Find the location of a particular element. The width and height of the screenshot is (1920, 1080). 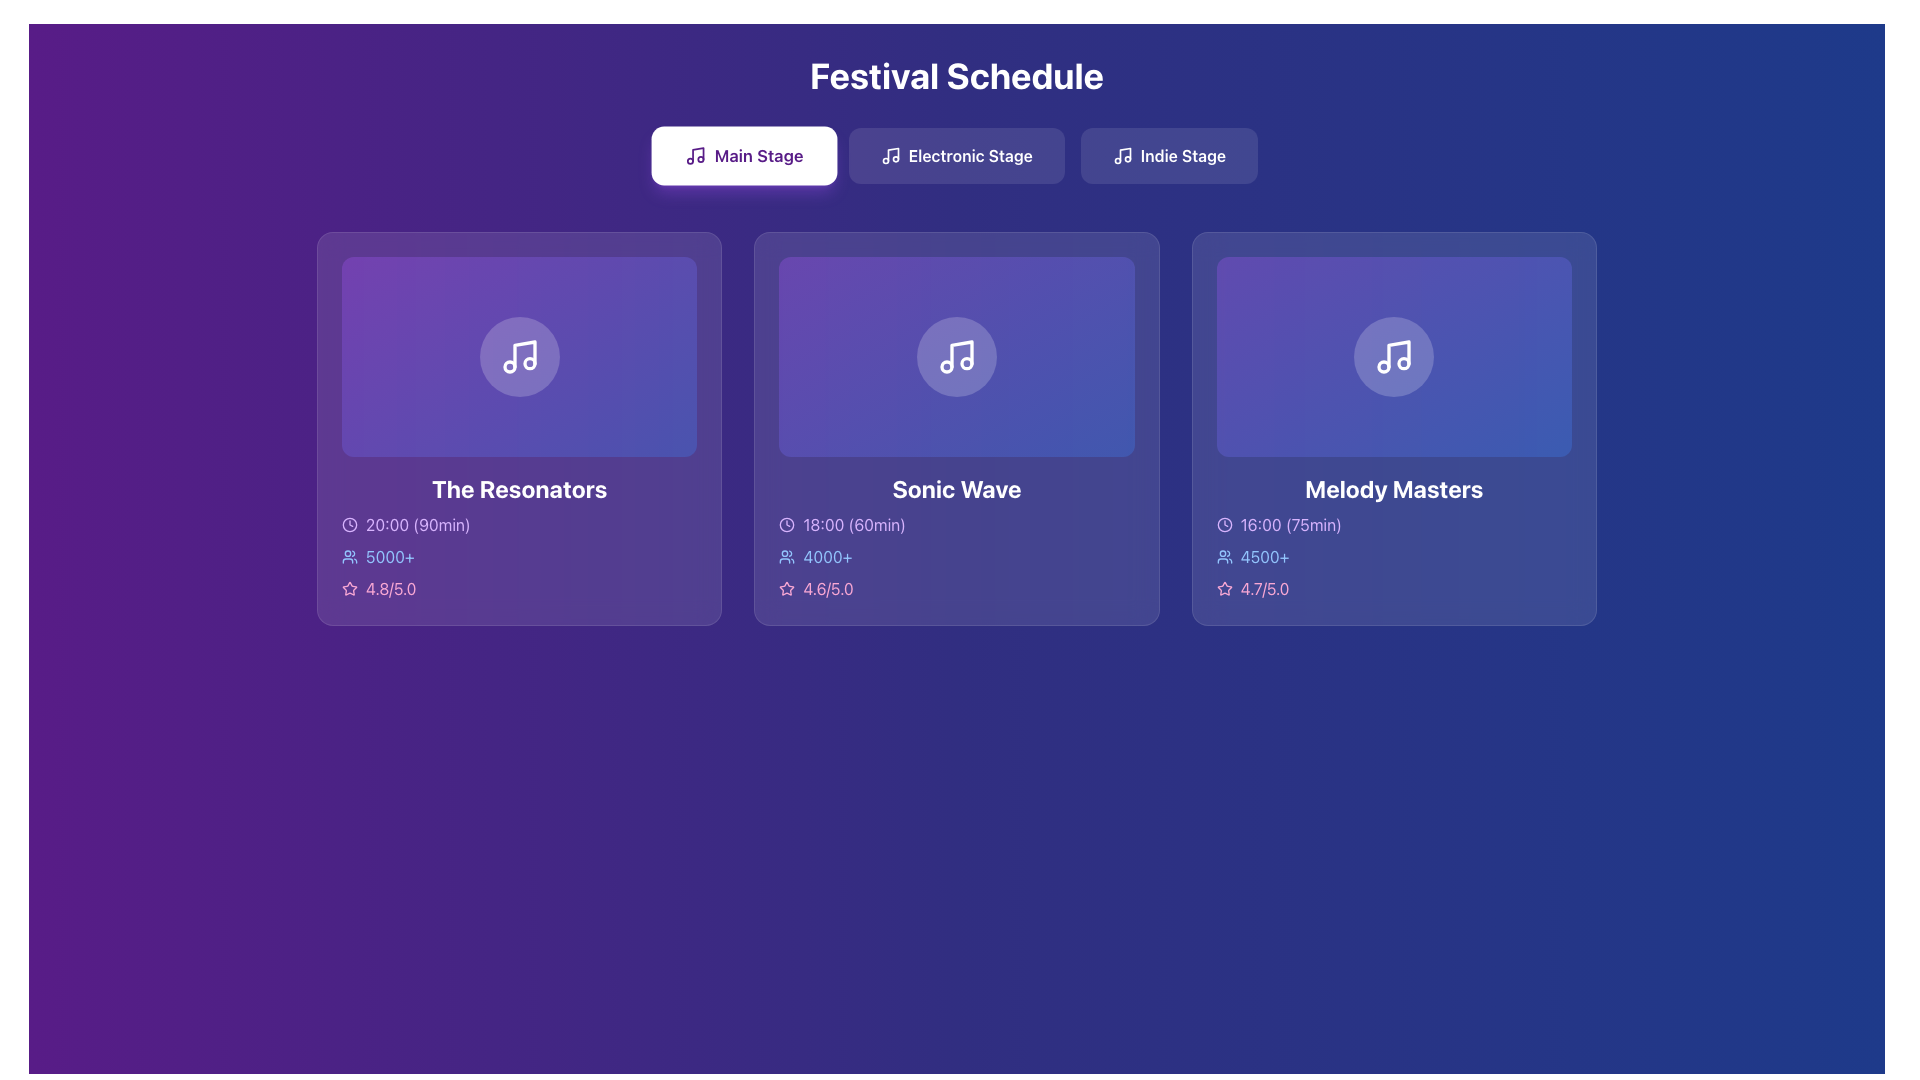

the leftmost circle of the music note graphic in the first card labeled 'The Resonators' is located at coordinates (509, 366).